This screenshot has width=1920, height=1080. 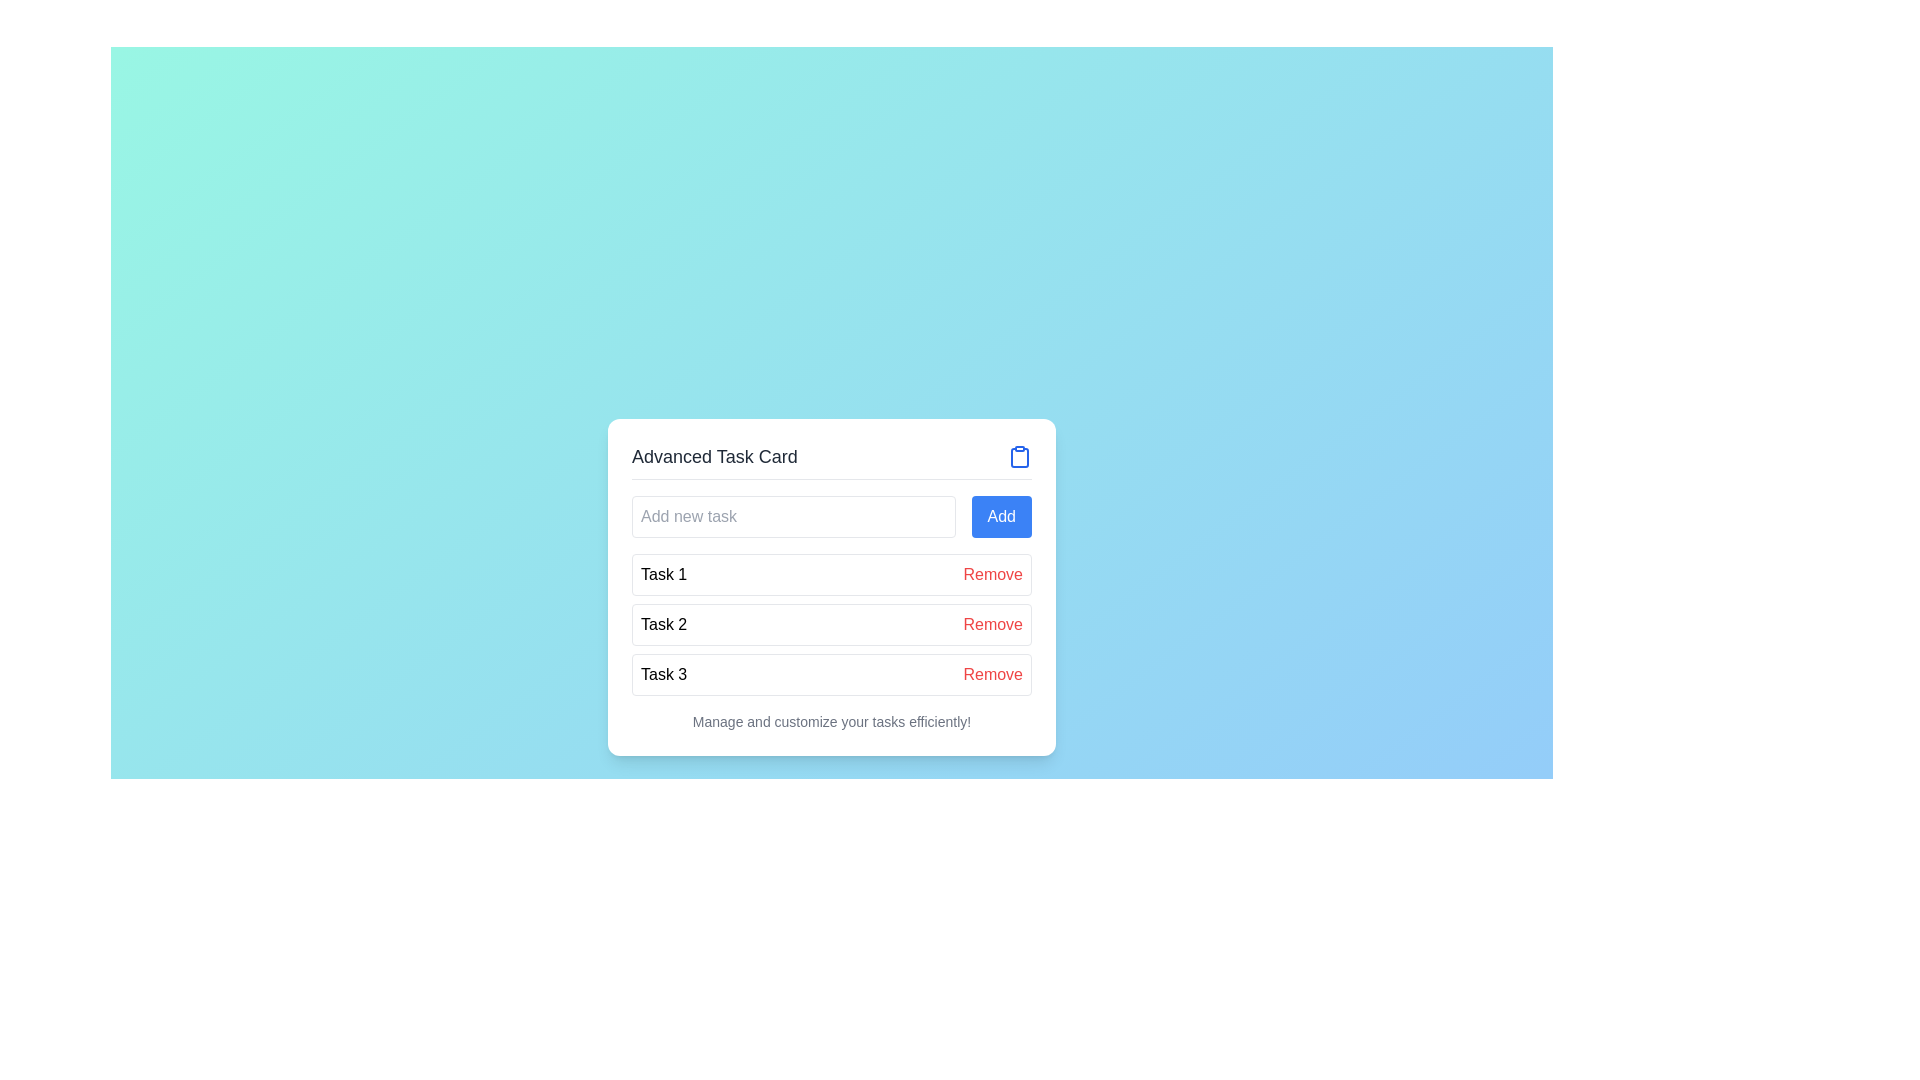 What do you see at coordinates (831, 721) in the screenshot?
I see `the informational static text located at the bottom-most section of the task card layout, directly beneath the list of task items` at bounding box center [831, 721].